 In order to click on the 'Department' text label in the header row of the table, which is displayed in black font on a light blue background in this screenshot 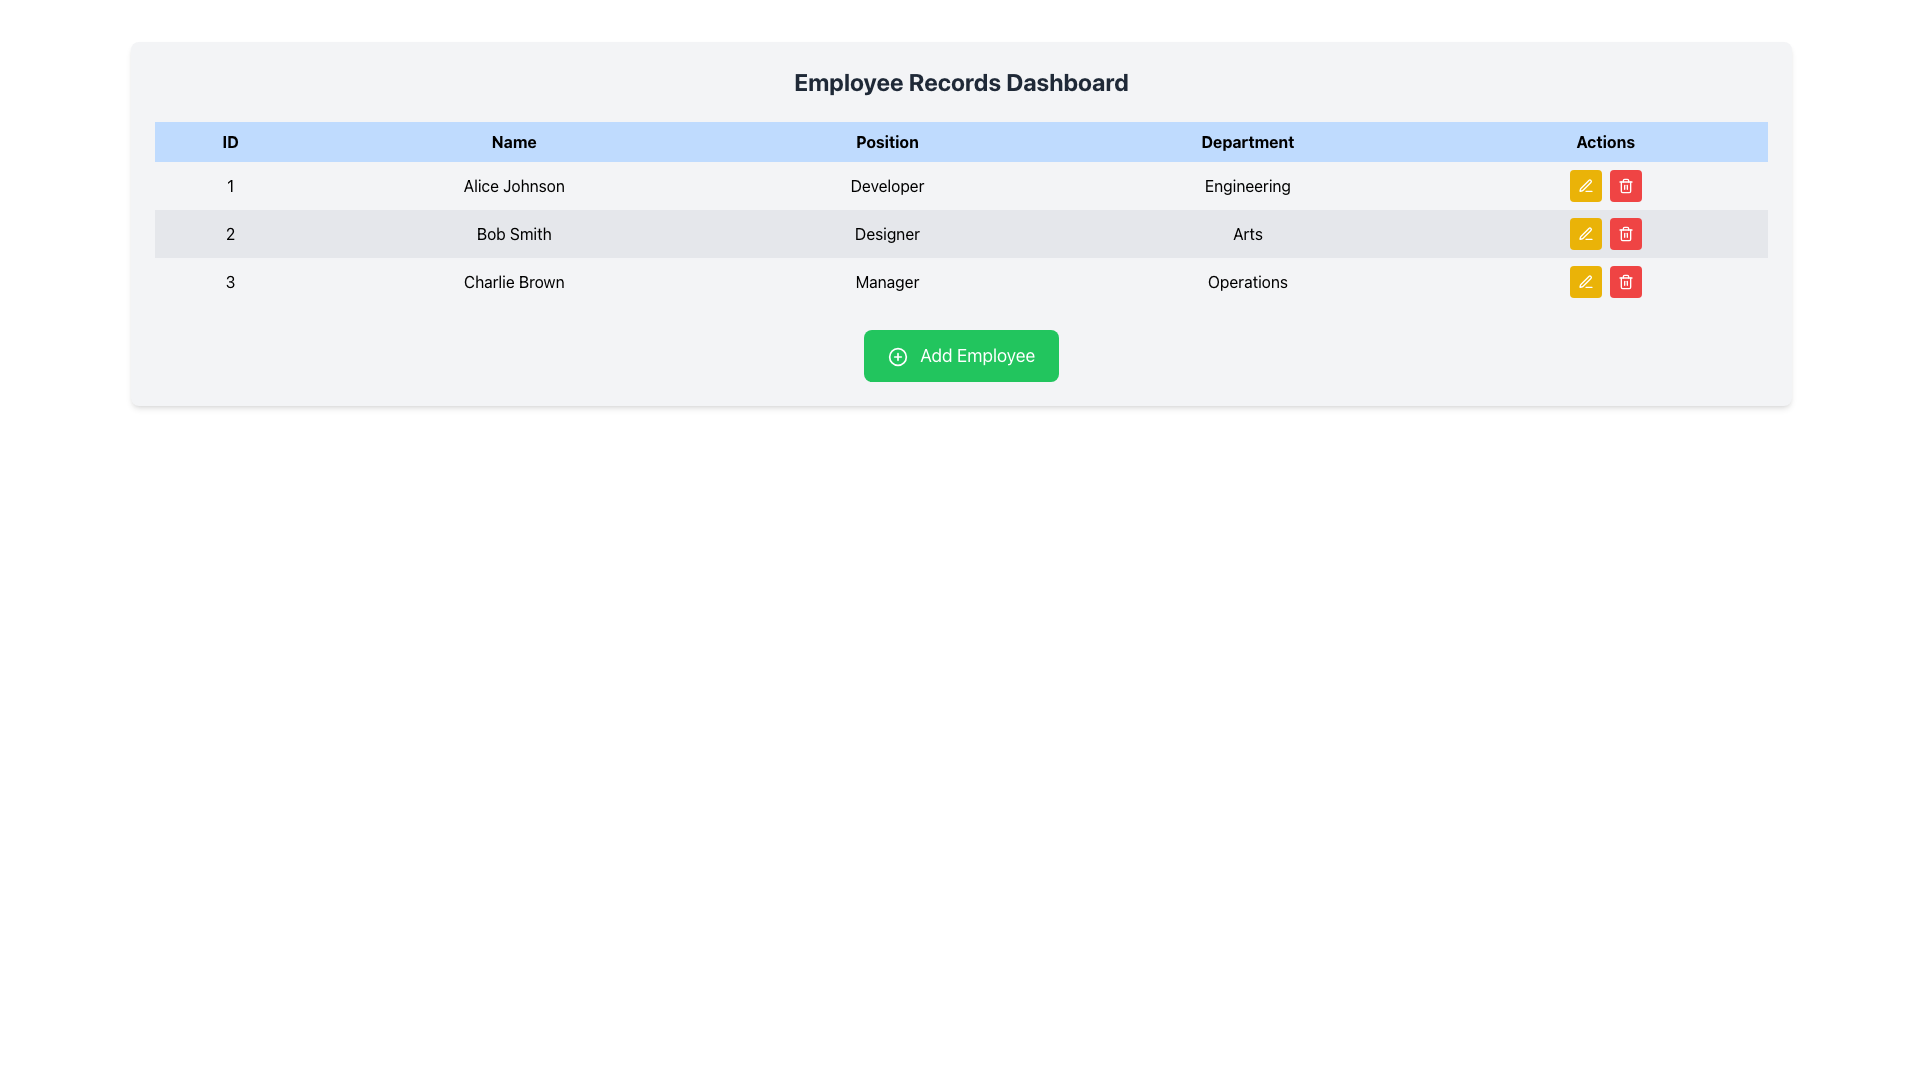, I will do `click(1247, 141)`.